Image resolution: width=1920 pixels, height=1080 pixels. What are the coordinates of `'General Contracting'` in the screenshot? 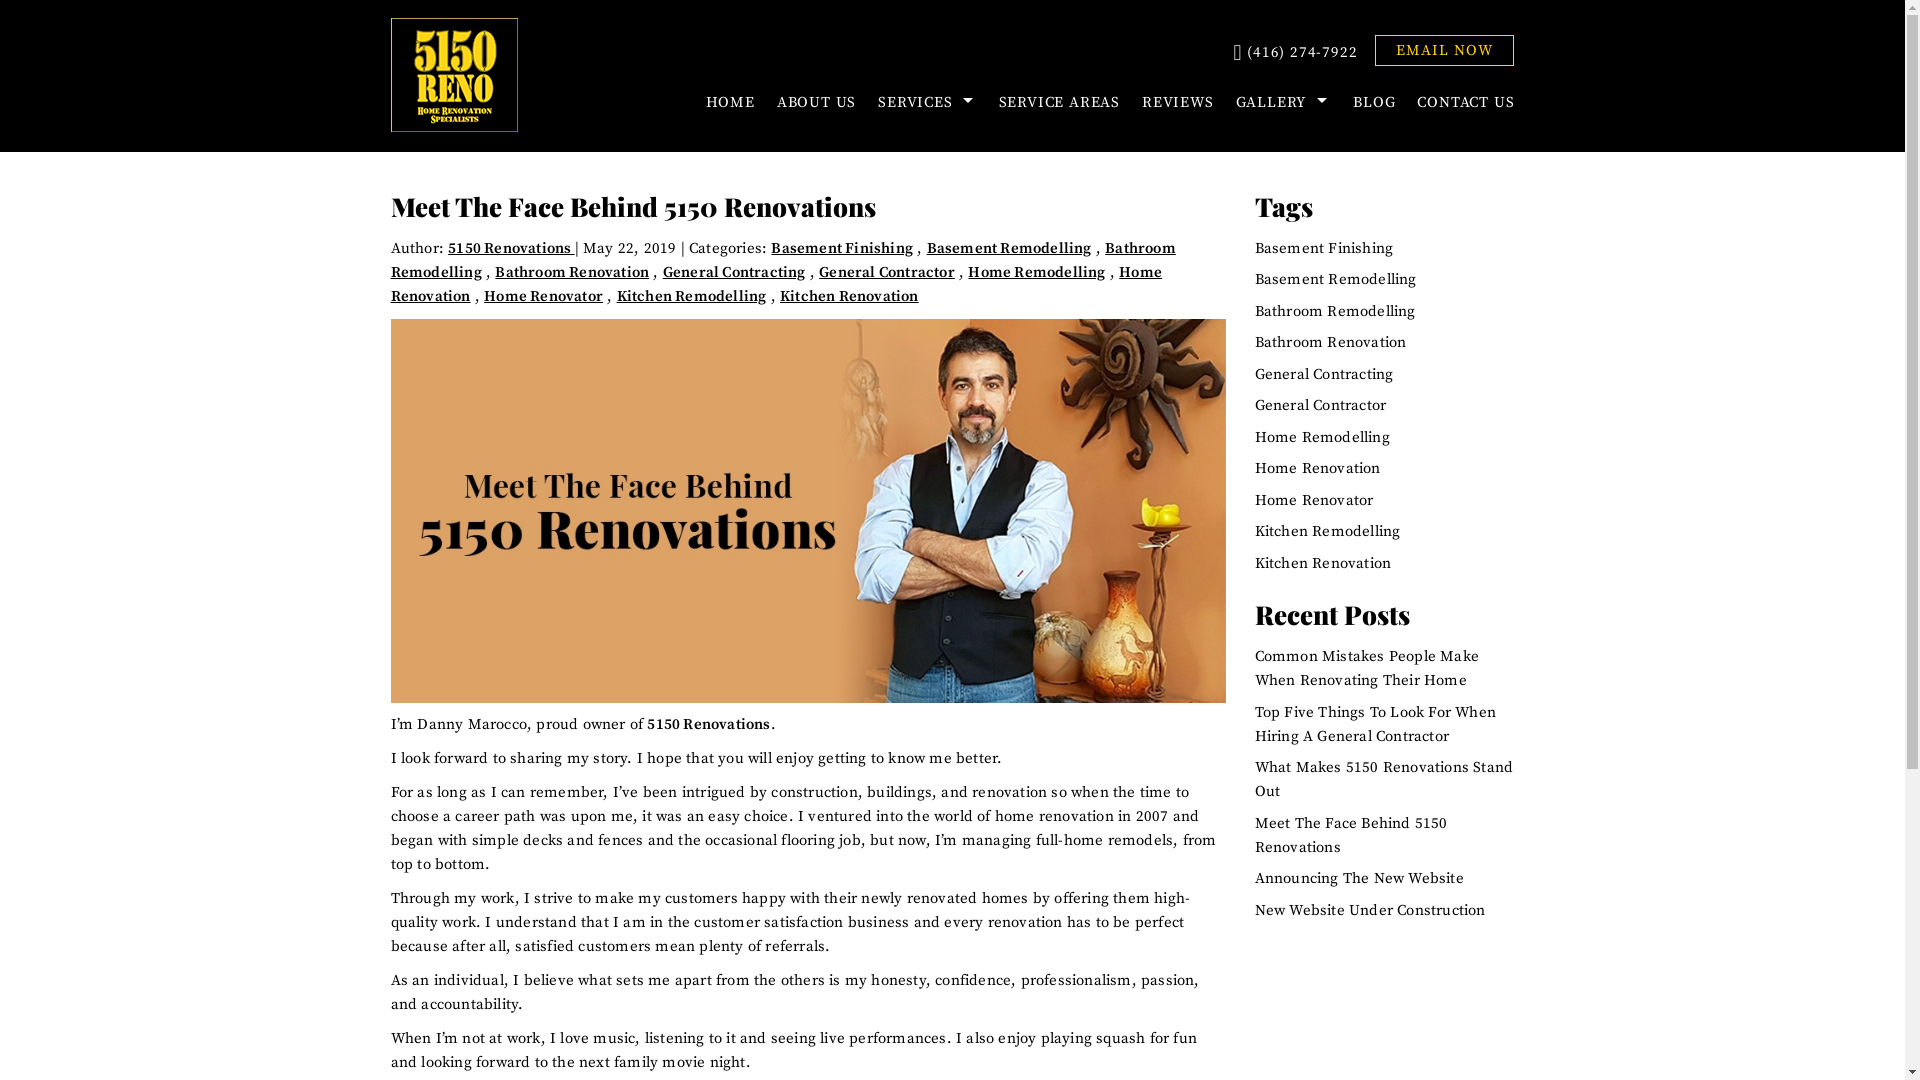 It's located at (662, 272).